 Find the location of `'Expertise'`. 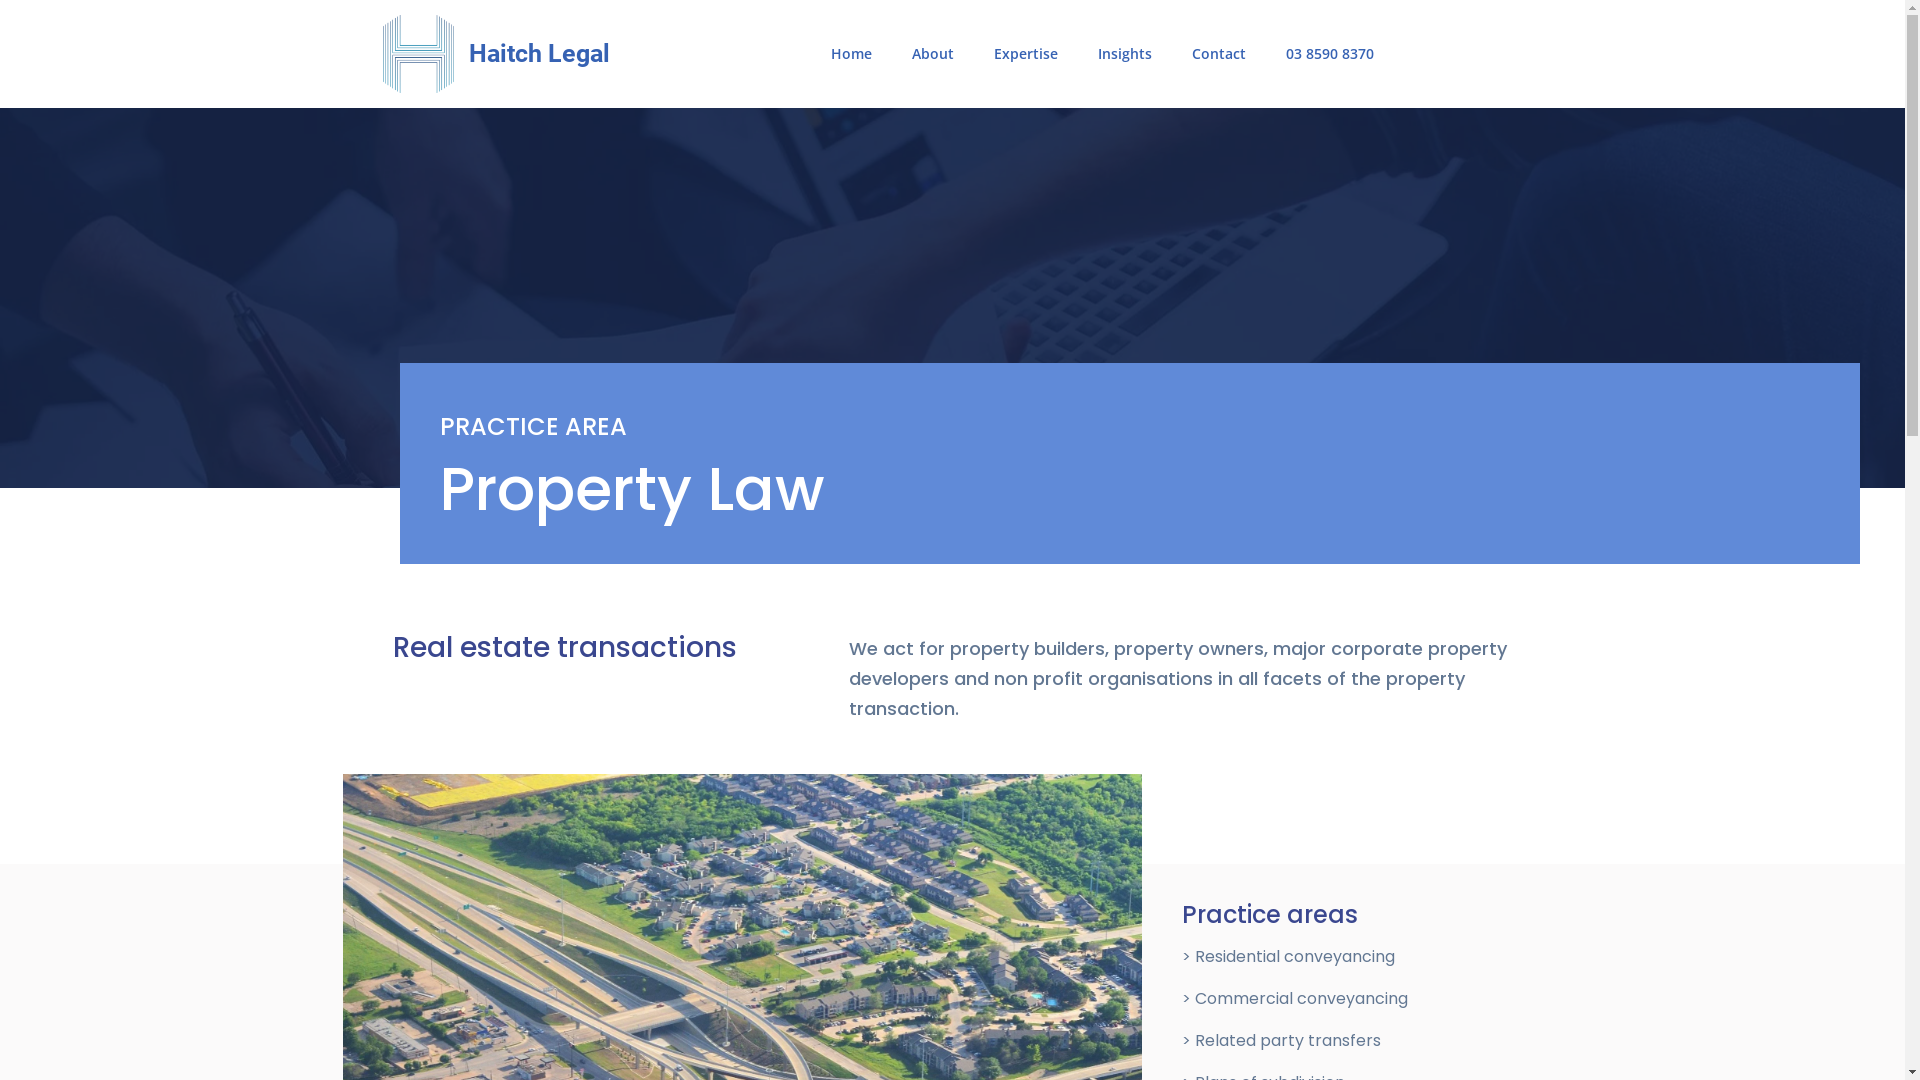

'Expertise' is located at coordinates (1026, 53).